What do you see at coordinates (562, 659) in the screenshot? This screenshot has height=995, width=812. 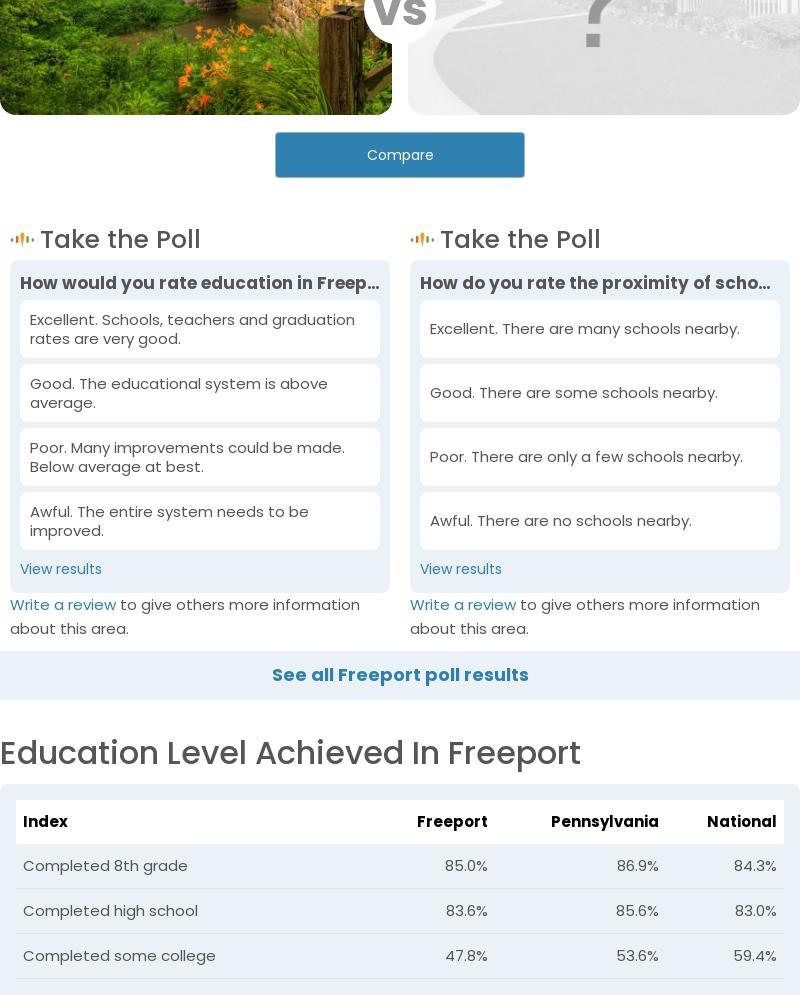 I see `'Ford Cliff'` at bounding box center [562, 659].